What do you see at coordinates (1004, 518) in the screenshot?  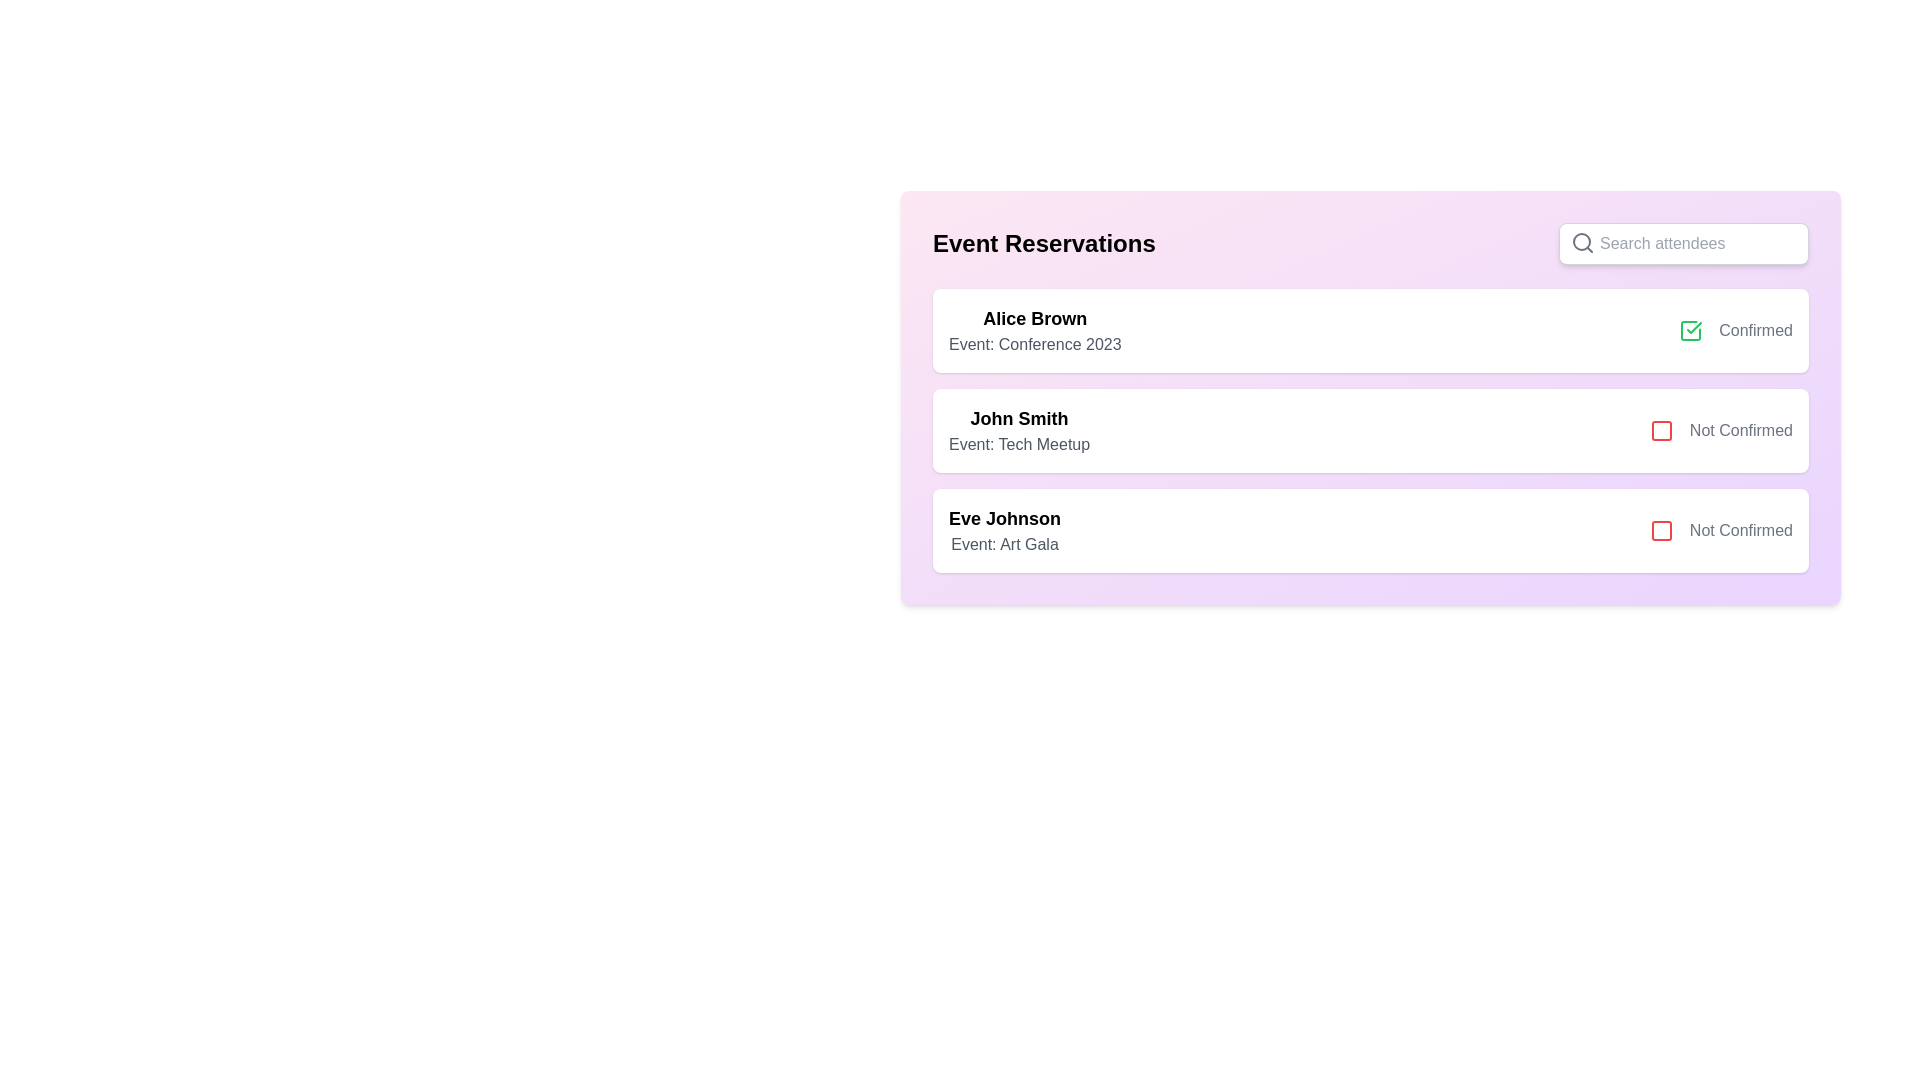 I see `text label identifying the name of an individual associated with the 'Event Reservations' list, which is located above the 'Event: Art Gala' text` at bounding box center [1004, 518].